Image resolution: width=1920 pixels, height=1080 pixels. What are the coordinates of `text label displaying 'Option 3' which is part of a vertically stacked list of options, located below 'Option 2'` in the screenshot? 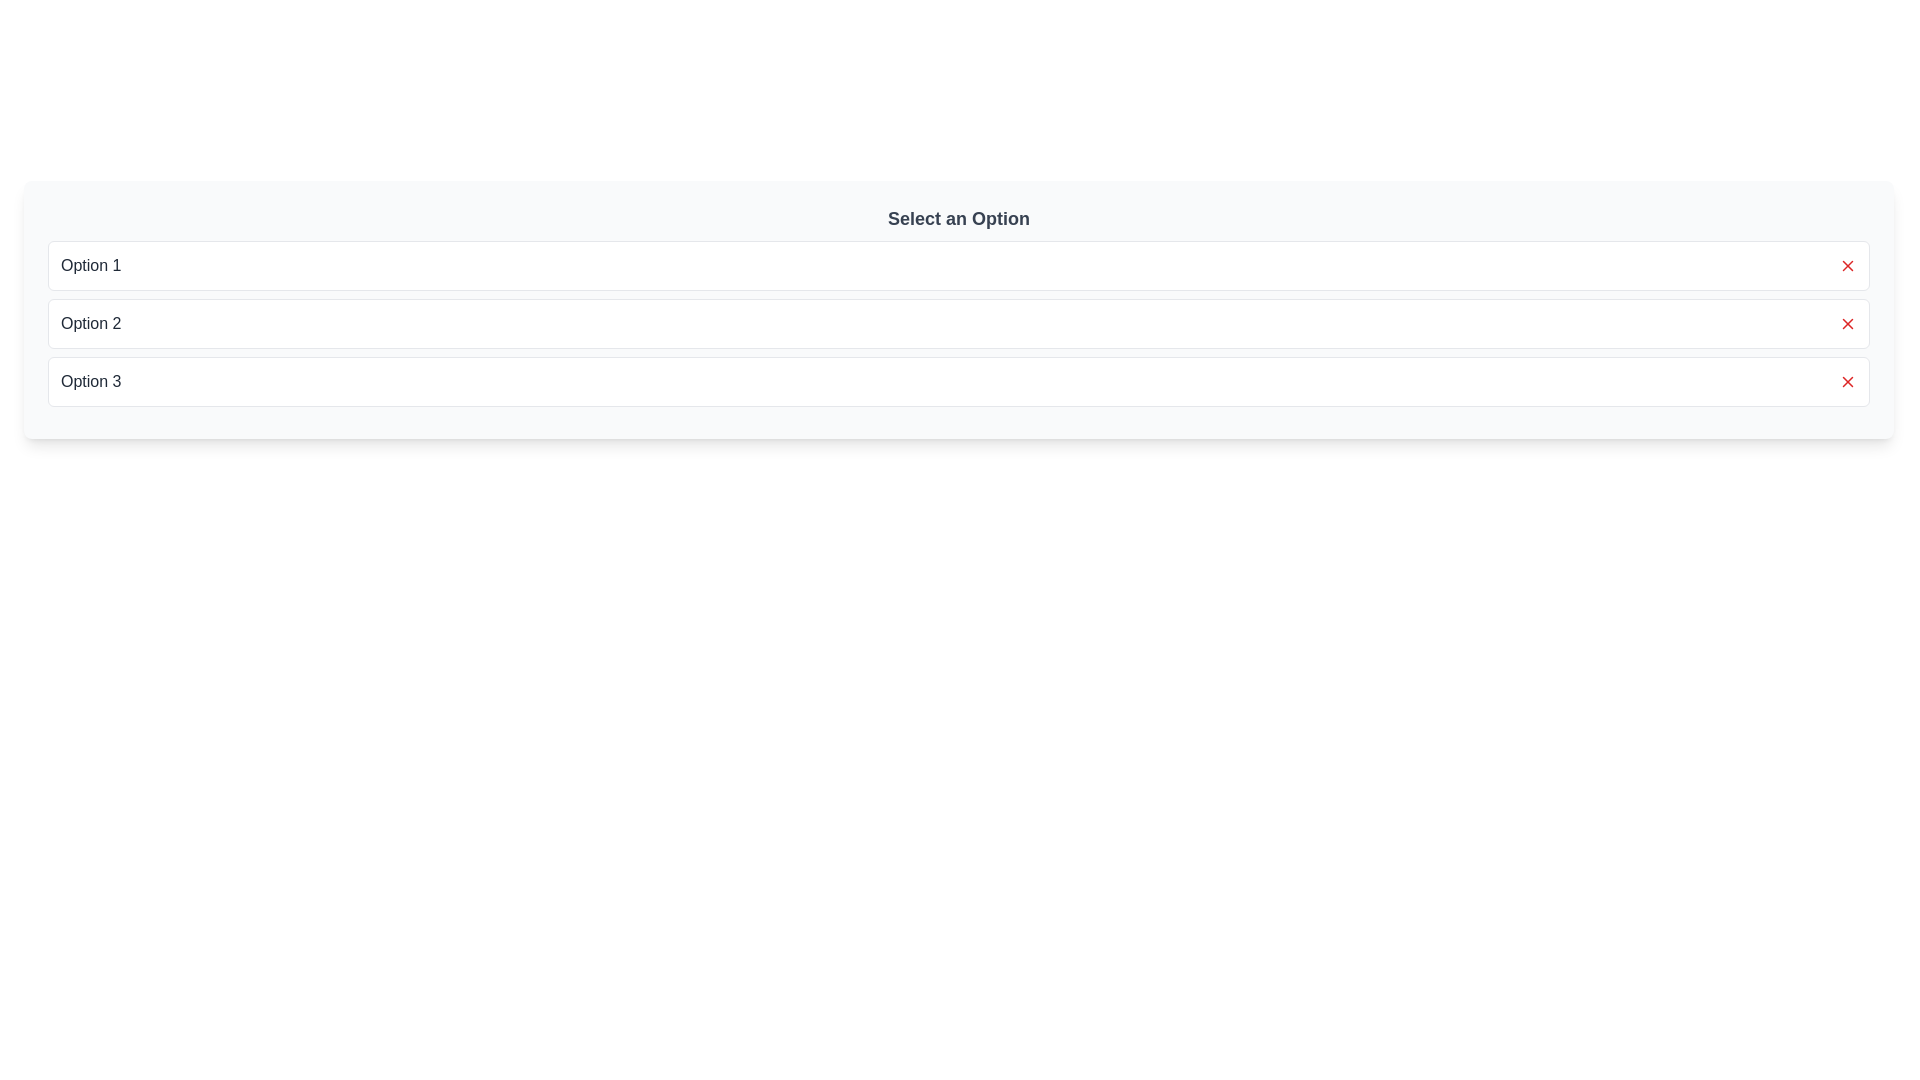 It's located at (90, 381).